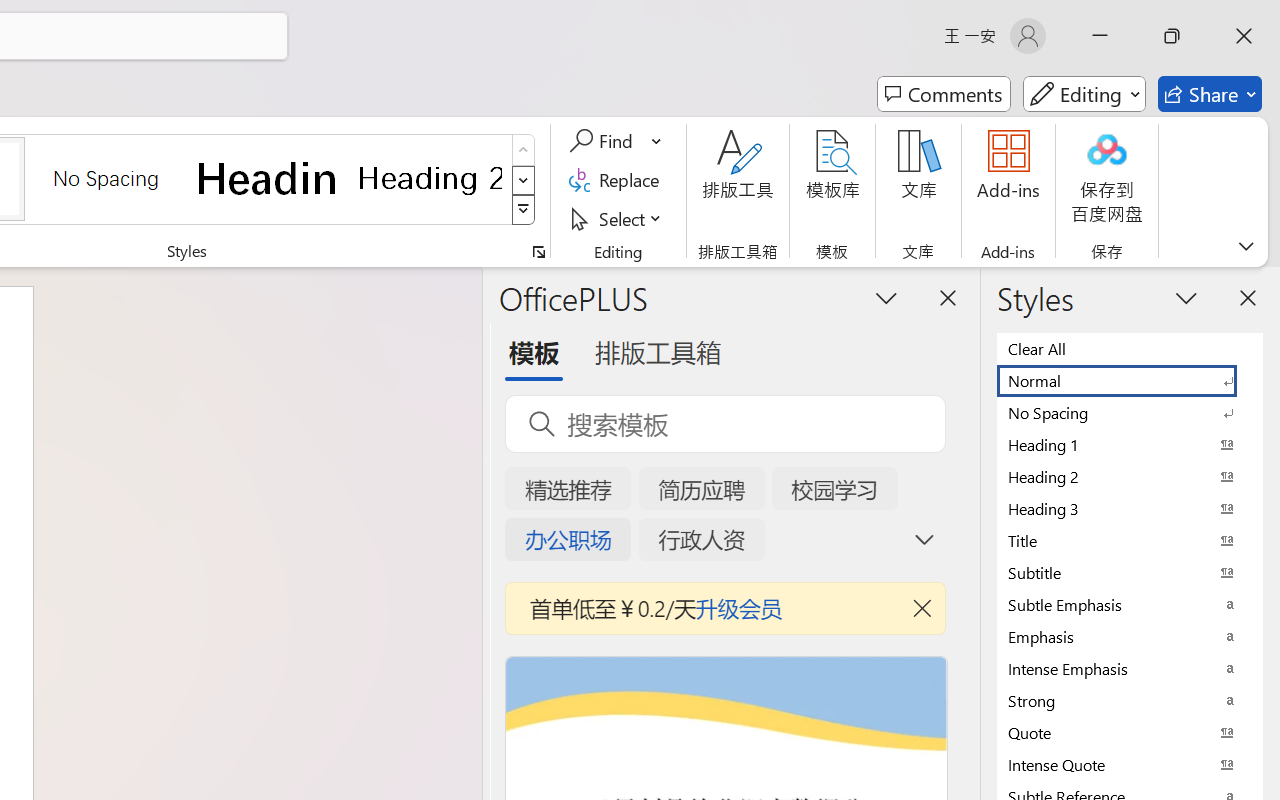 Image resolution: width=1280 pixels, height=800 pixels. I want to click on 'Restore Down', so click(1172, 35).